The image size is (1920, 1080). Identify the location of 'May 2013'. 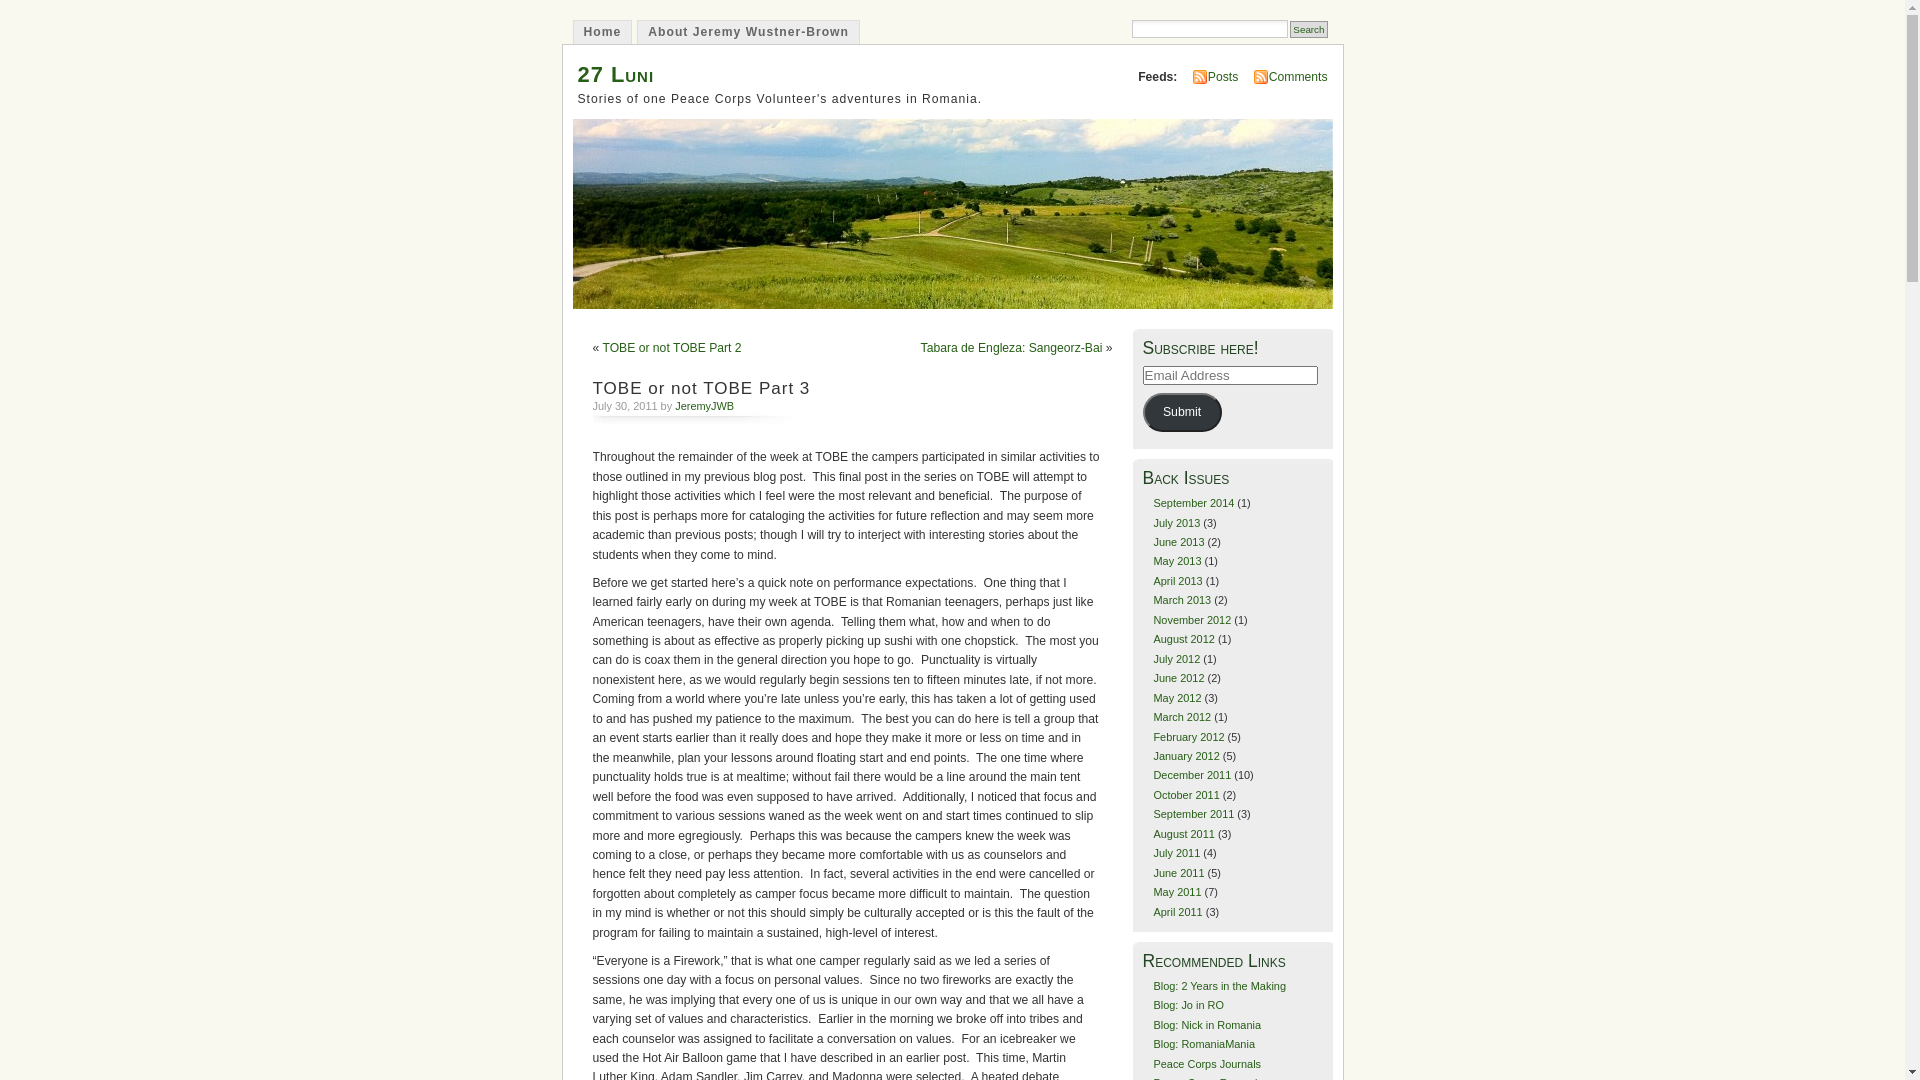
(1176, 560).